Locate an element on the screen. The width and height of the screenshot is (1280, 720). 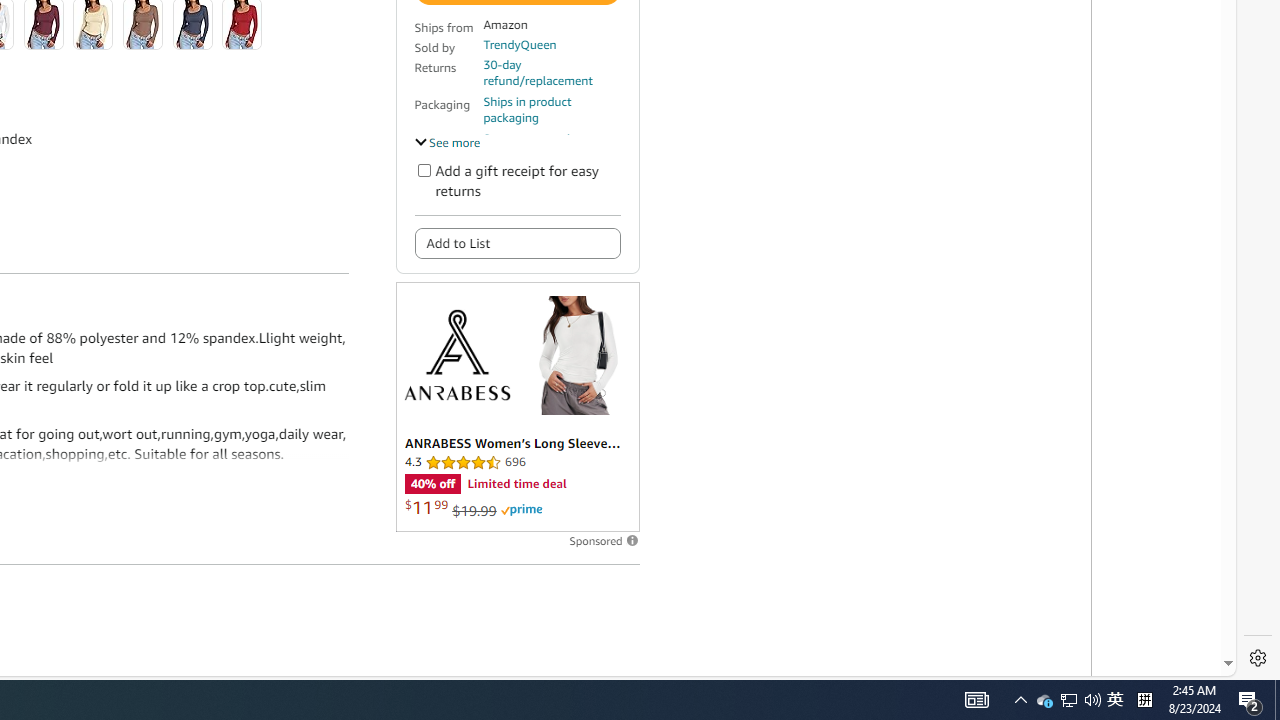
'Logo' is located at coordinates (455, 353).